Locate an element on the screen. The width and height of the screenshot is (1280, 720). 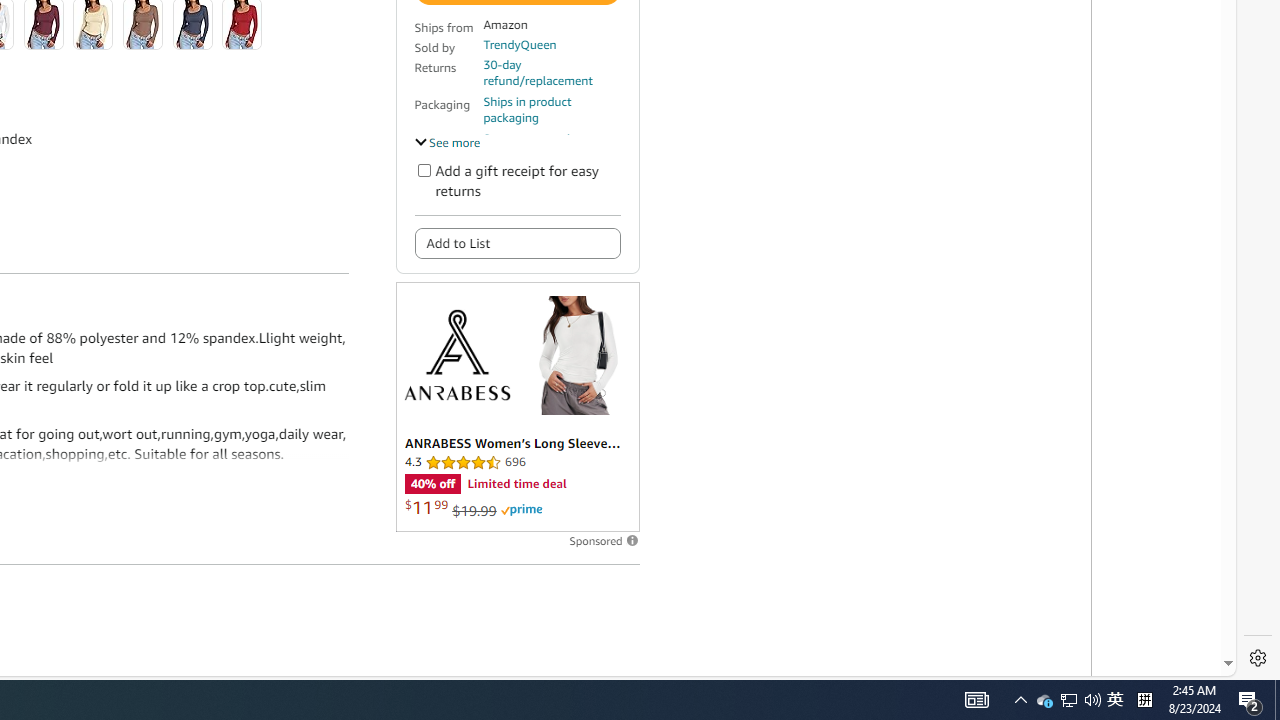
'Logo' is located at coordinates (455, 353).